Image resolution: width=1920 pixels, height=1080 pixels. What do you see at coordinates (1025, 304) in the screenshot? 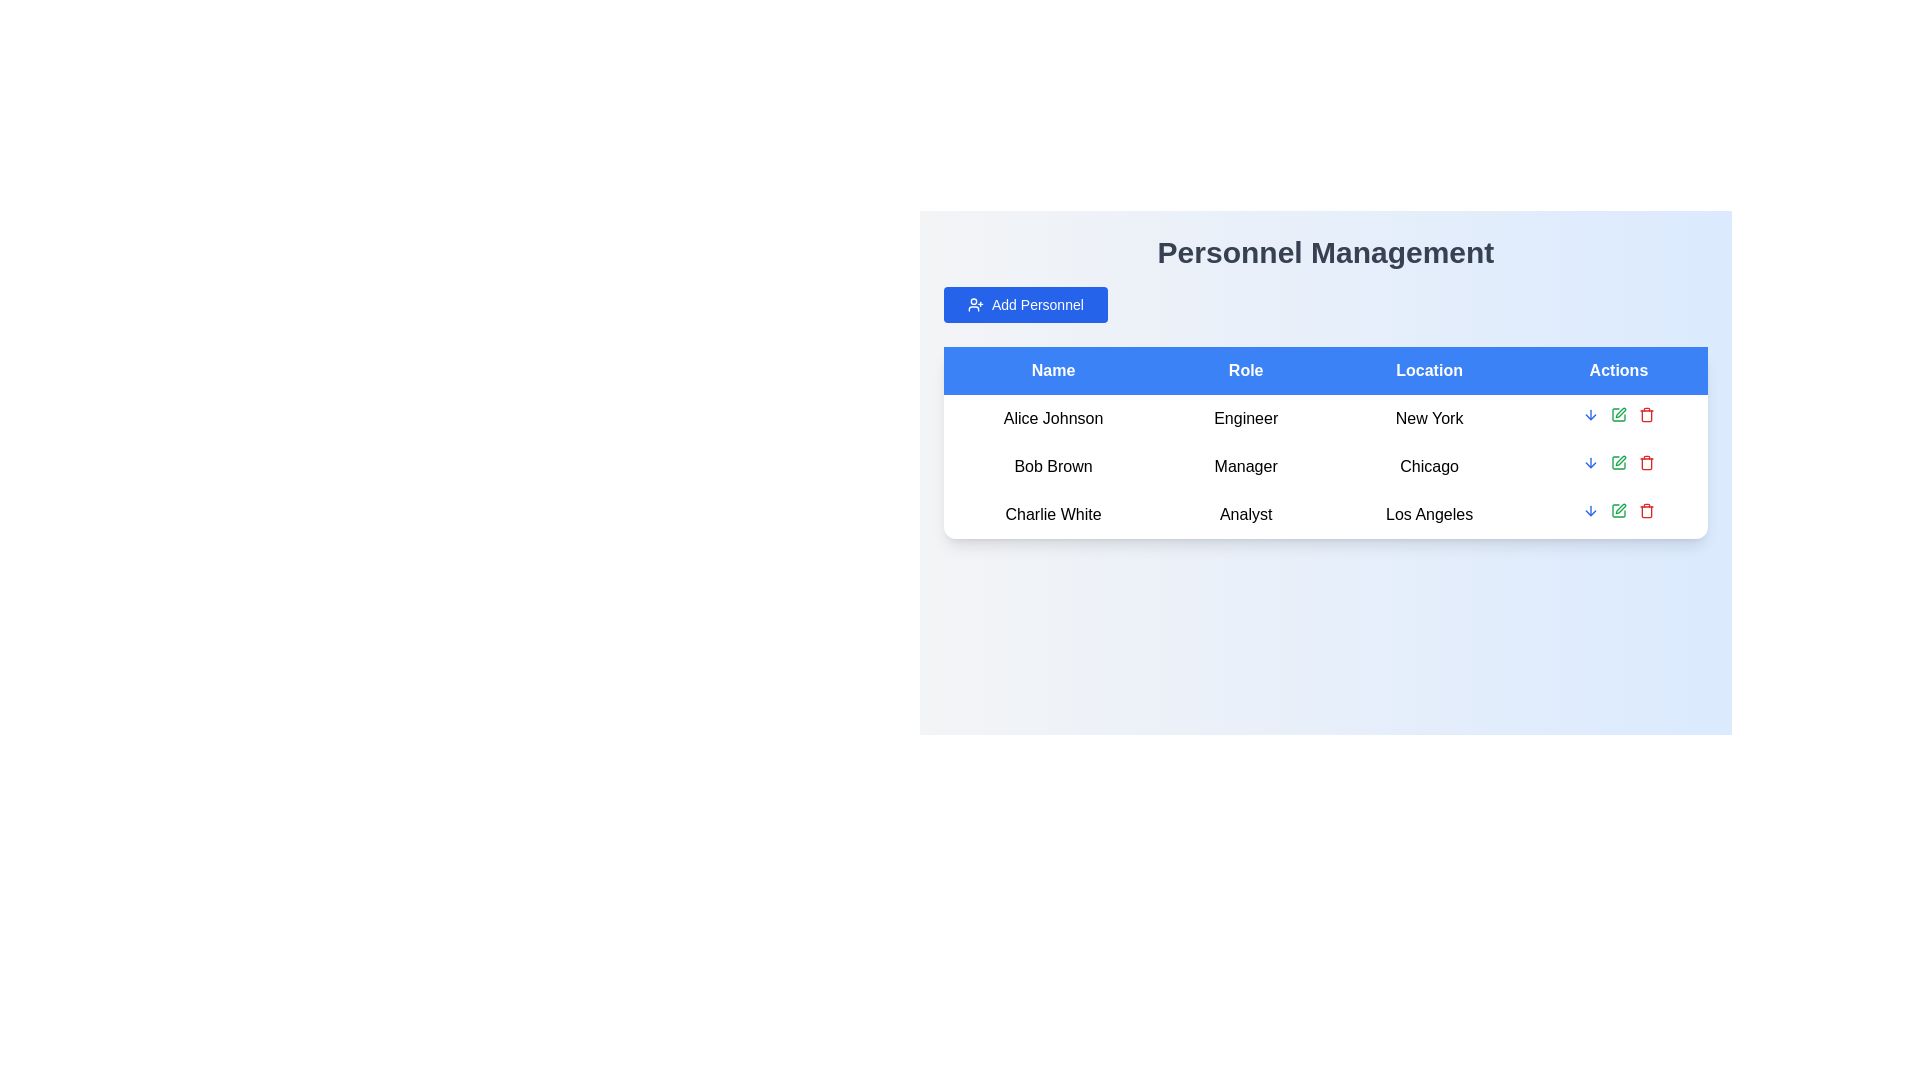
I see `the button below the 'Personnel Management' heading` at bounding box center [1025, 304].